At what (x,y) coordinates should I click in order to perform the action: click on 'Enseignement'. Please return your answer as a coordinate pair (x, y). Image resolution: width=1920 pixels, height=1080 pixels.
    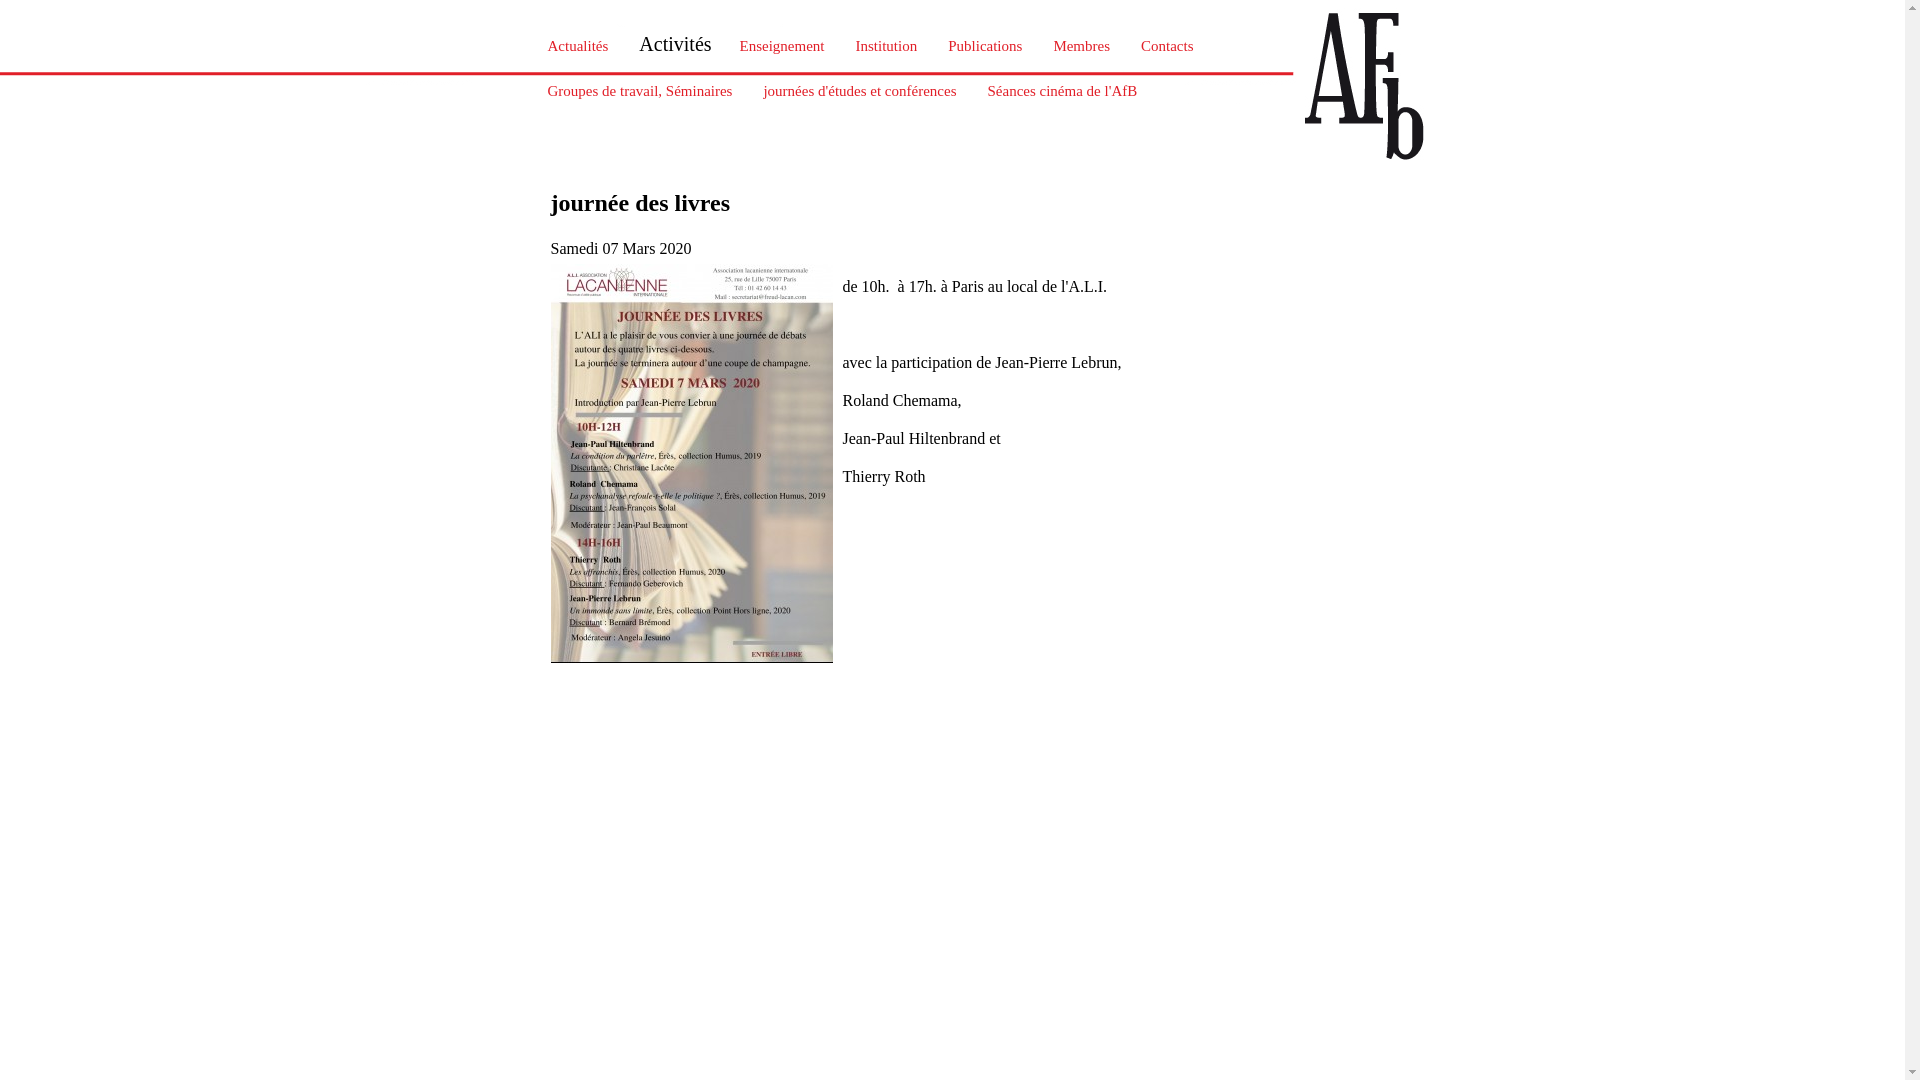
    Looking at the image, I should click on (781, 45).